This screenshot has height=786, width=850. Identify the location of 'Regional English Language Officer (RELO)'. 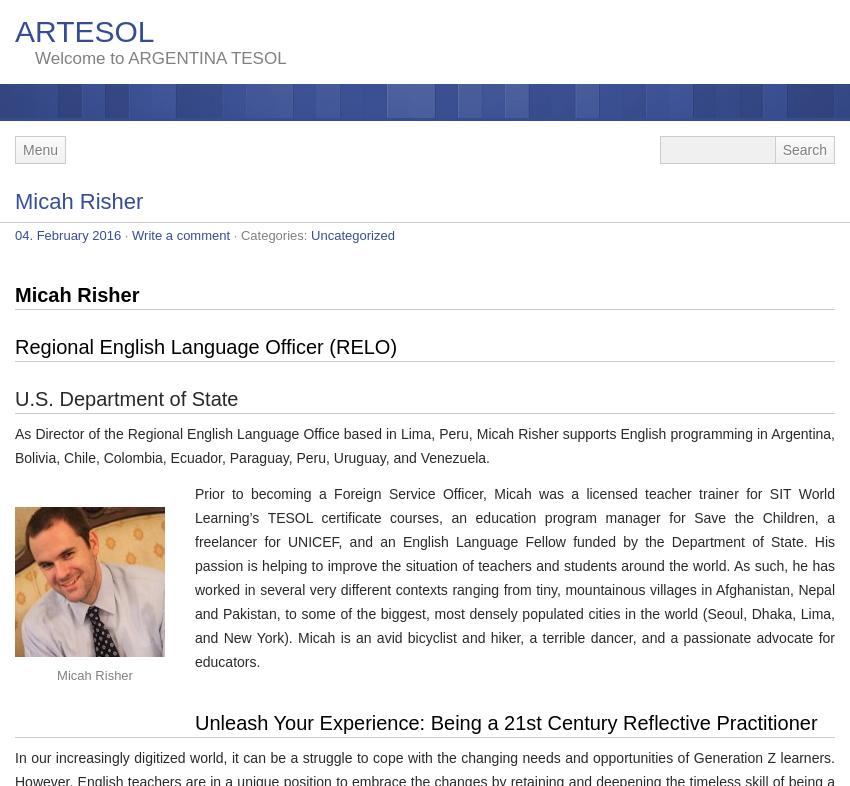
(205, 347).